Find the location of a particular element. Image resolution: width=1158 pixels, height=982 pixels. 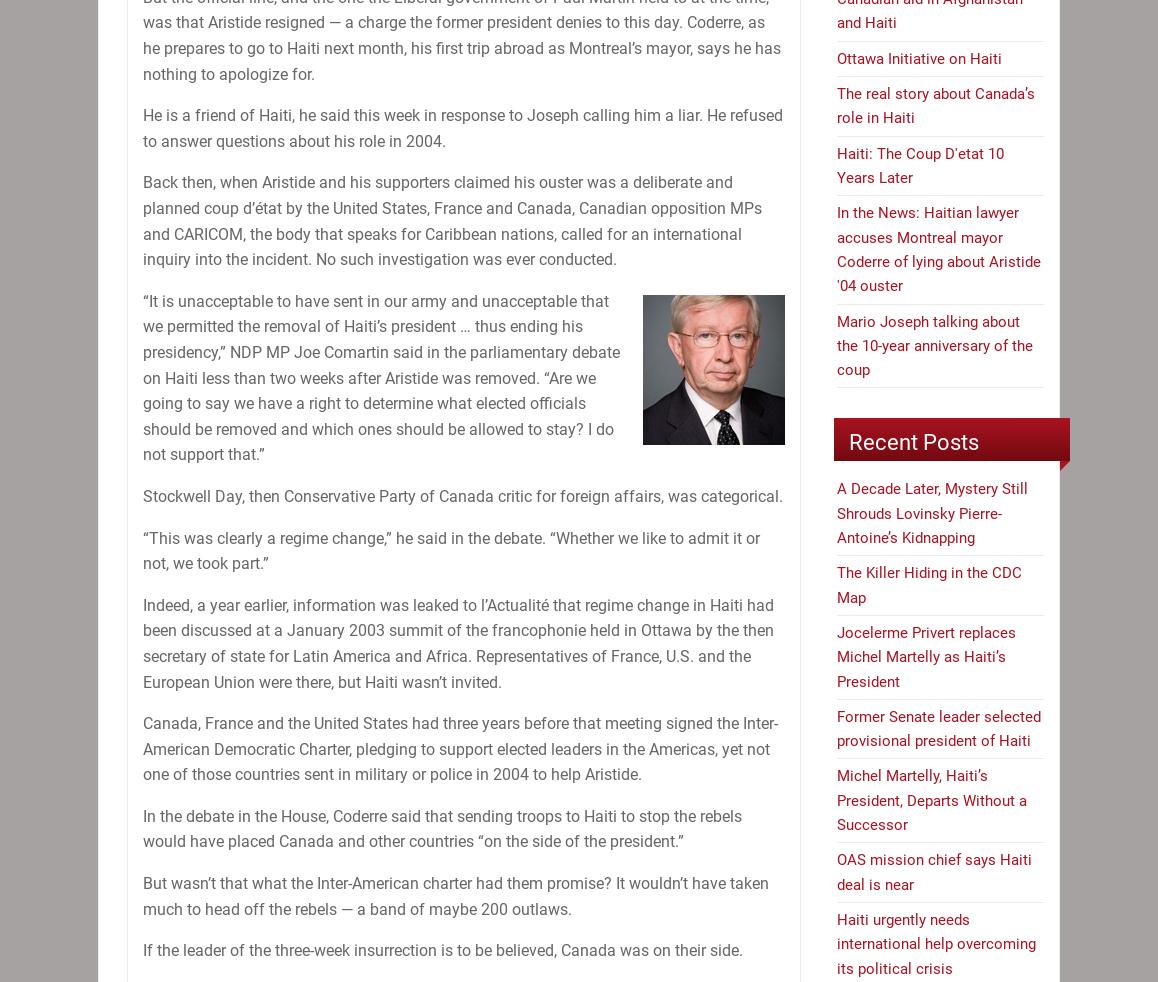

'If the leader of the three-week insurrection is to be believed, Canada was on their side.' is located at coordinates (142, 950).